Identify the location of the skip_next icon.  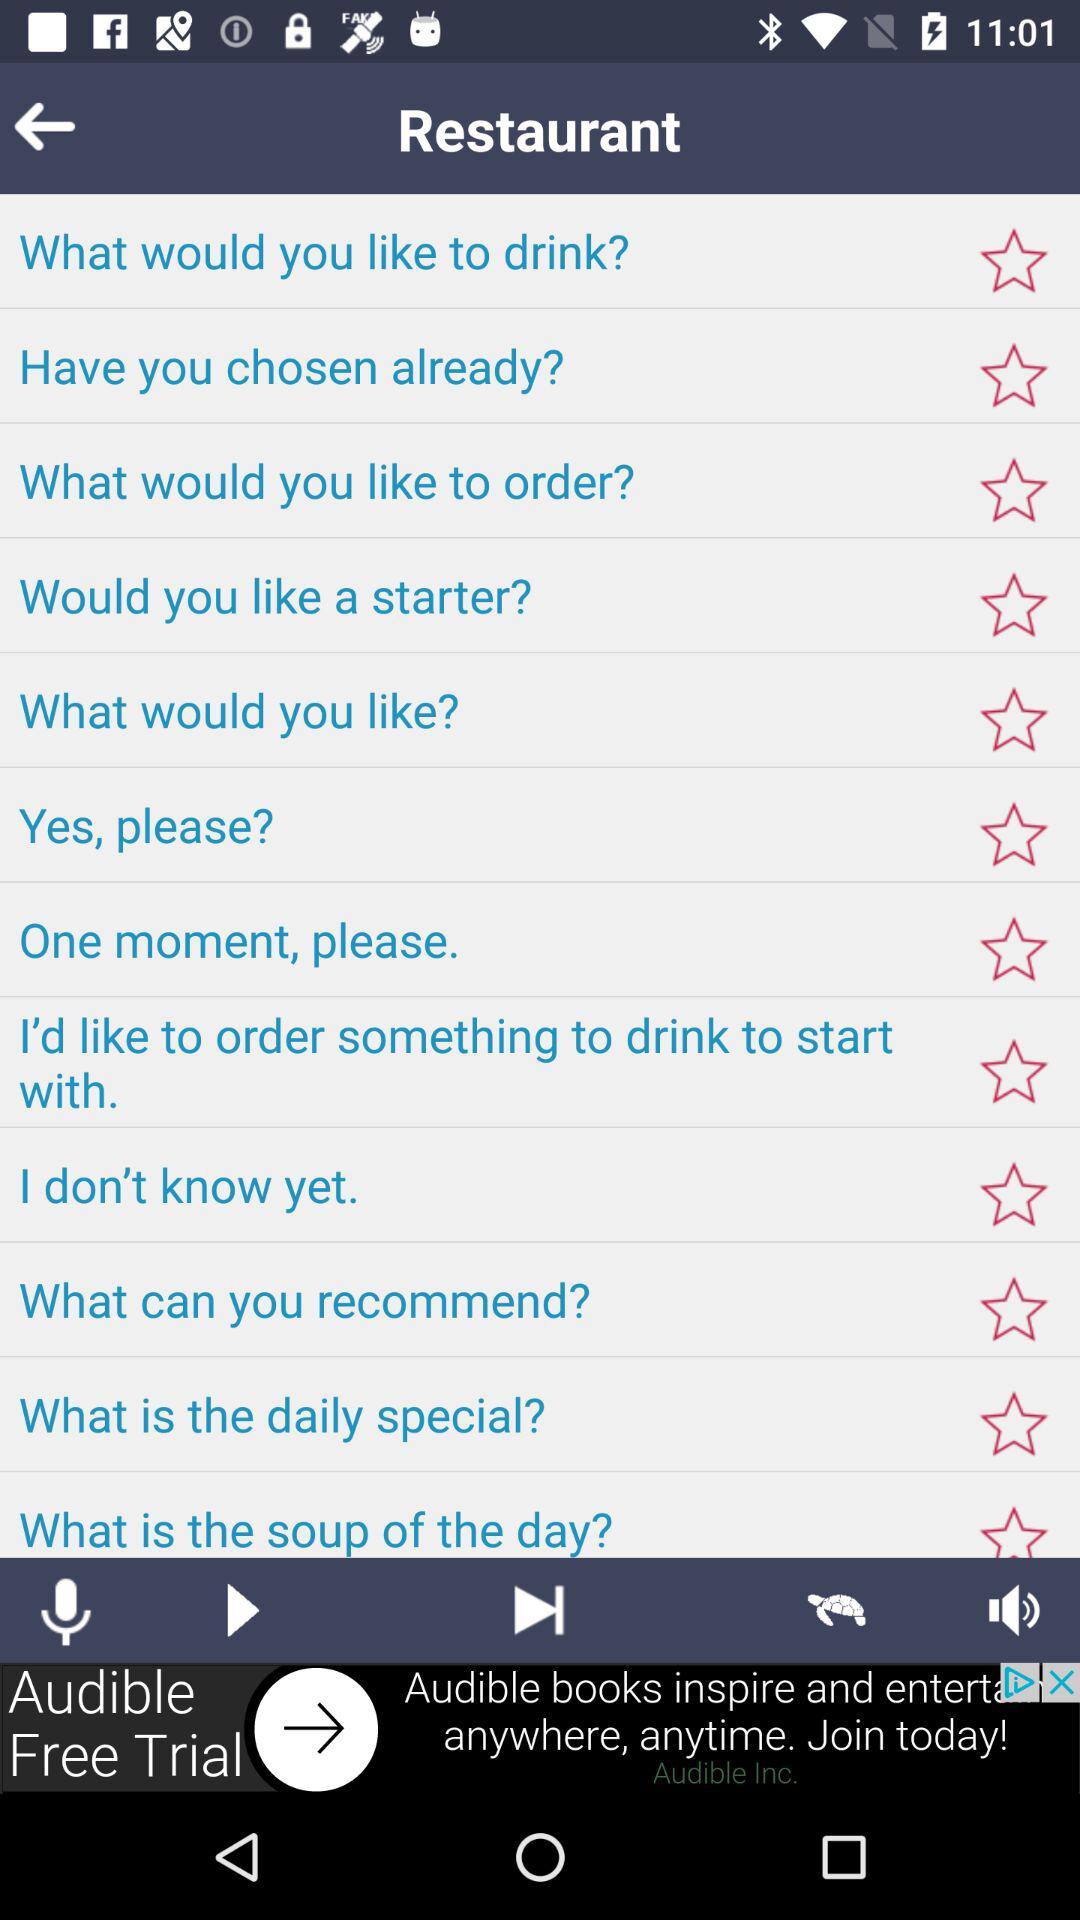
(538, 1610).